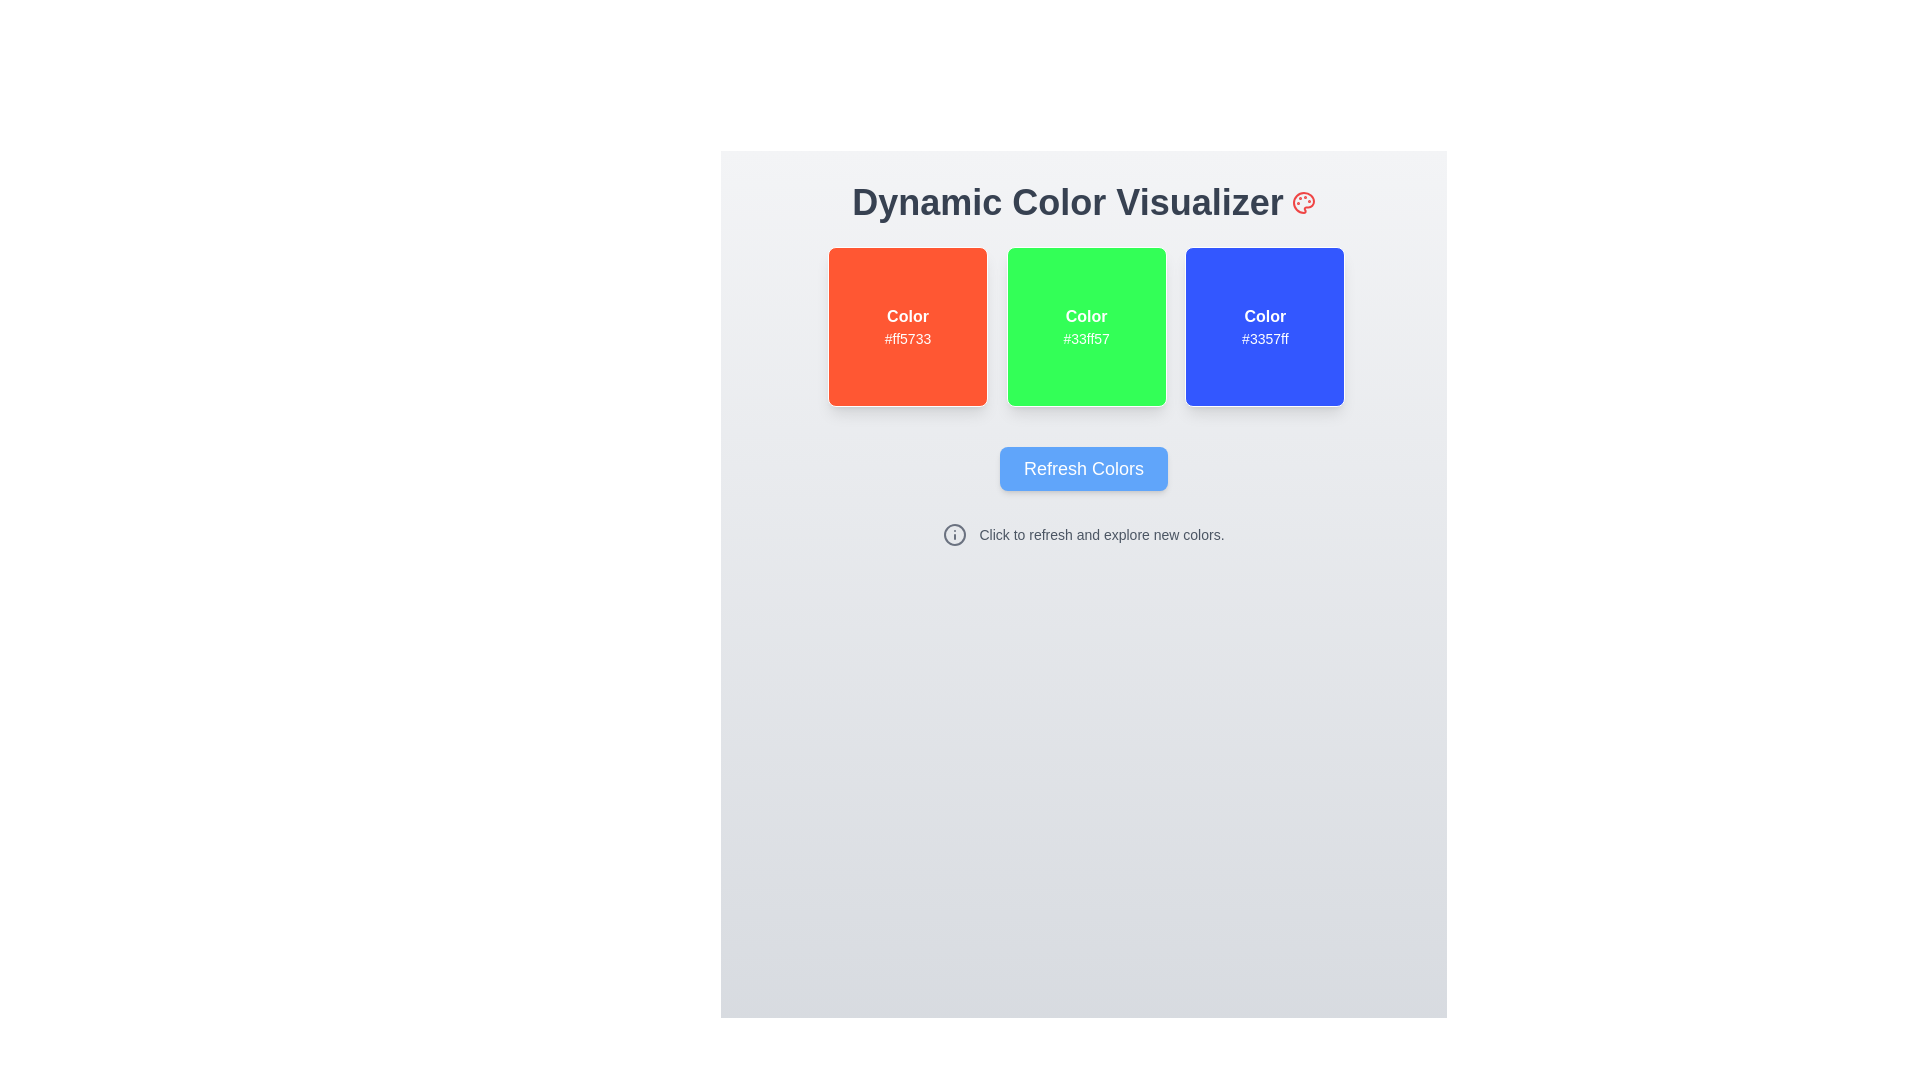  What do you see at coordinates (1085, 326) in the screenshot?
I see `the Static display tile that represents a color sample, positioned between a red tile and a blue tile, and located slightly below the 'Dynamic Color Visualizer' title` at bounding box center [1085, 326].